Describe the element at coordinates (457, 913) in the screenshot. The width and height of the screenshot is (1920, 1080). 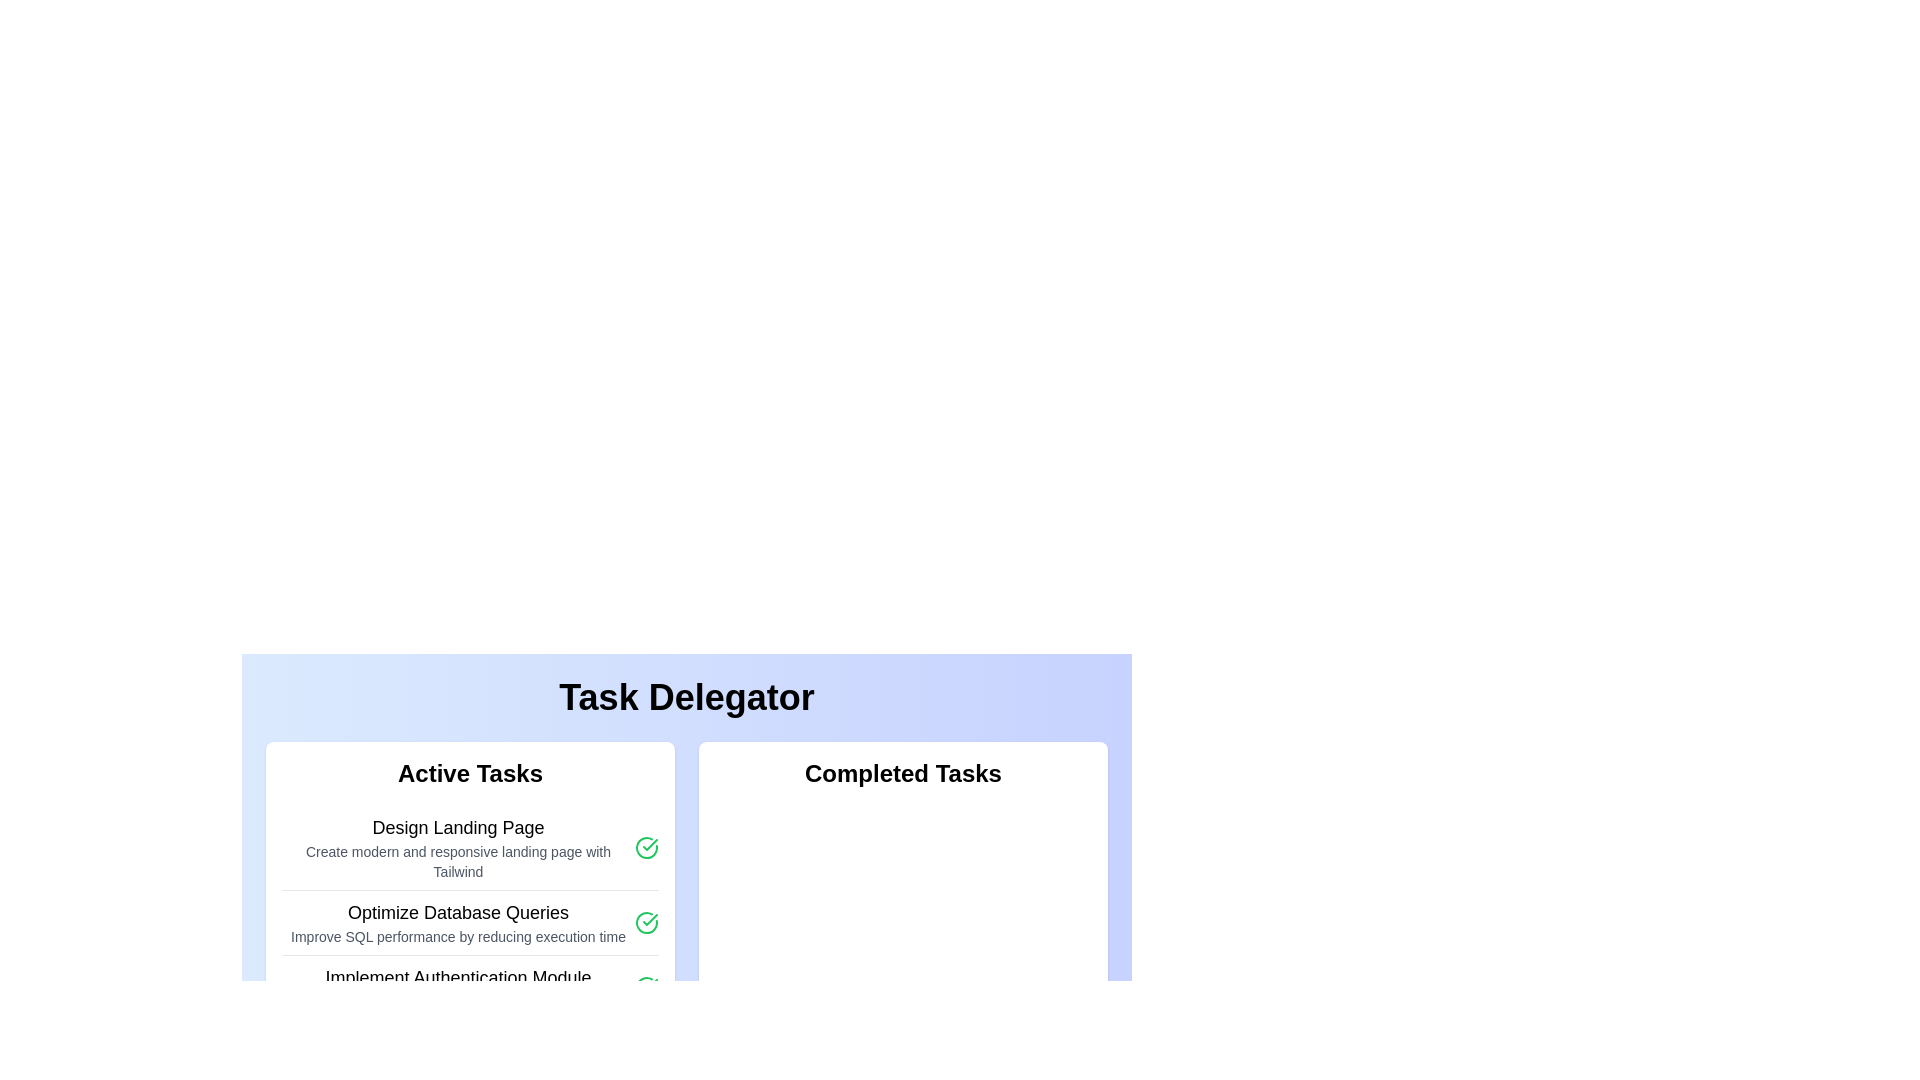
I see `heading text 'Optimize Database Queries' located under the 'Active Tasks' section, which is styled prominently and is the second task in the vertical list` at that location.